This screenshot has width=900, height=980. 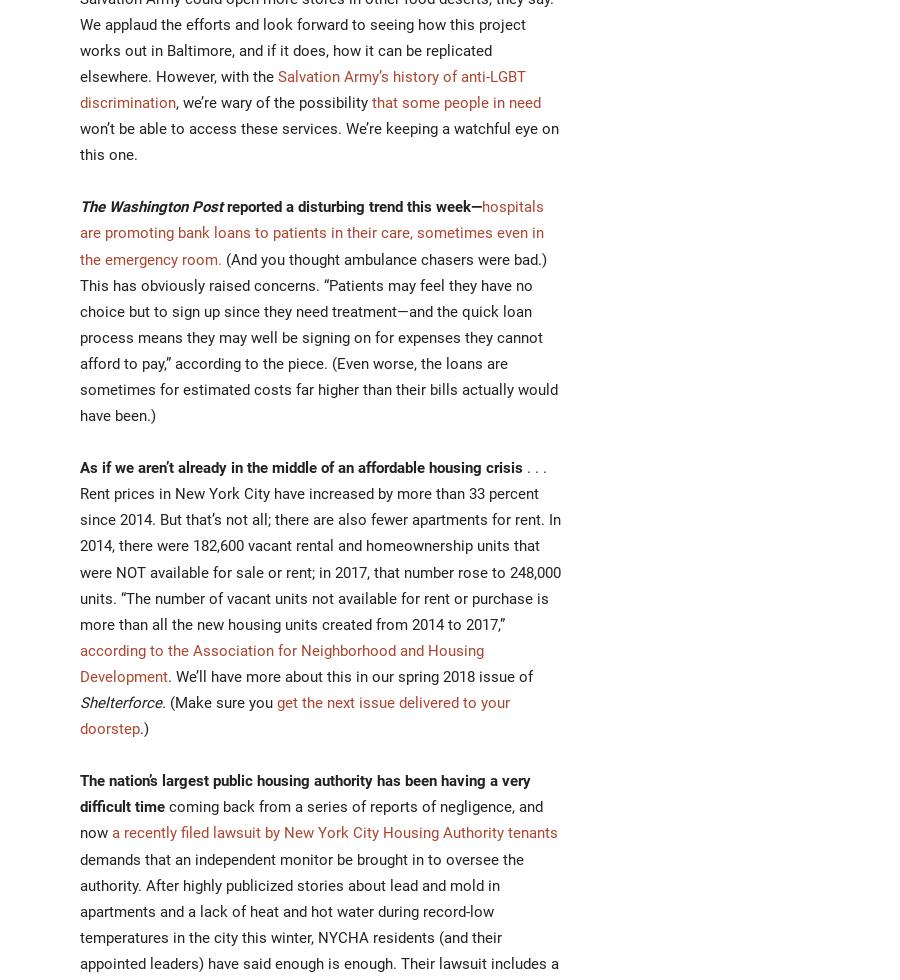 I want to click on 'coming back from a series of reports of negligence, and now', so click(x=310, y=819).